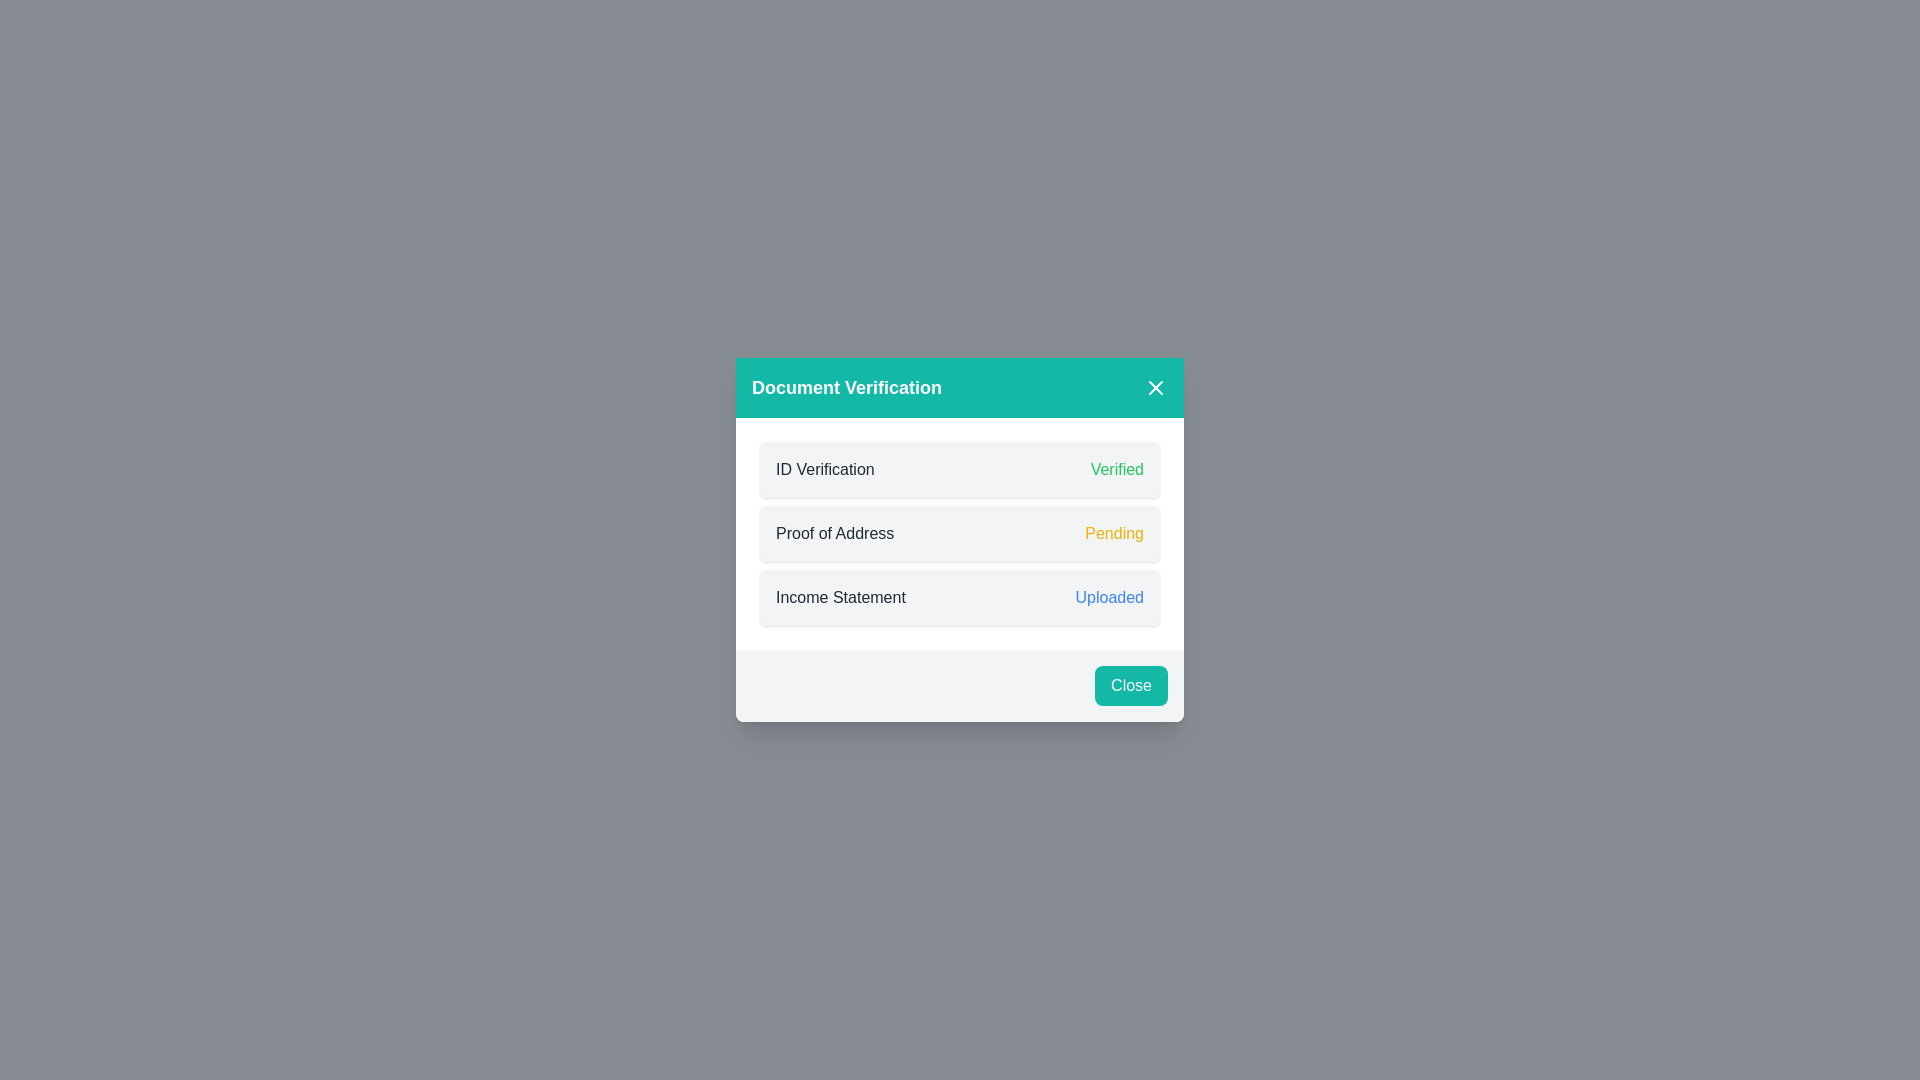  I want to click on status displayed in the text label 'Uploaded', which is in blue font color and located on the right side of the row containing 'Income Statement', so click(1108, 596).